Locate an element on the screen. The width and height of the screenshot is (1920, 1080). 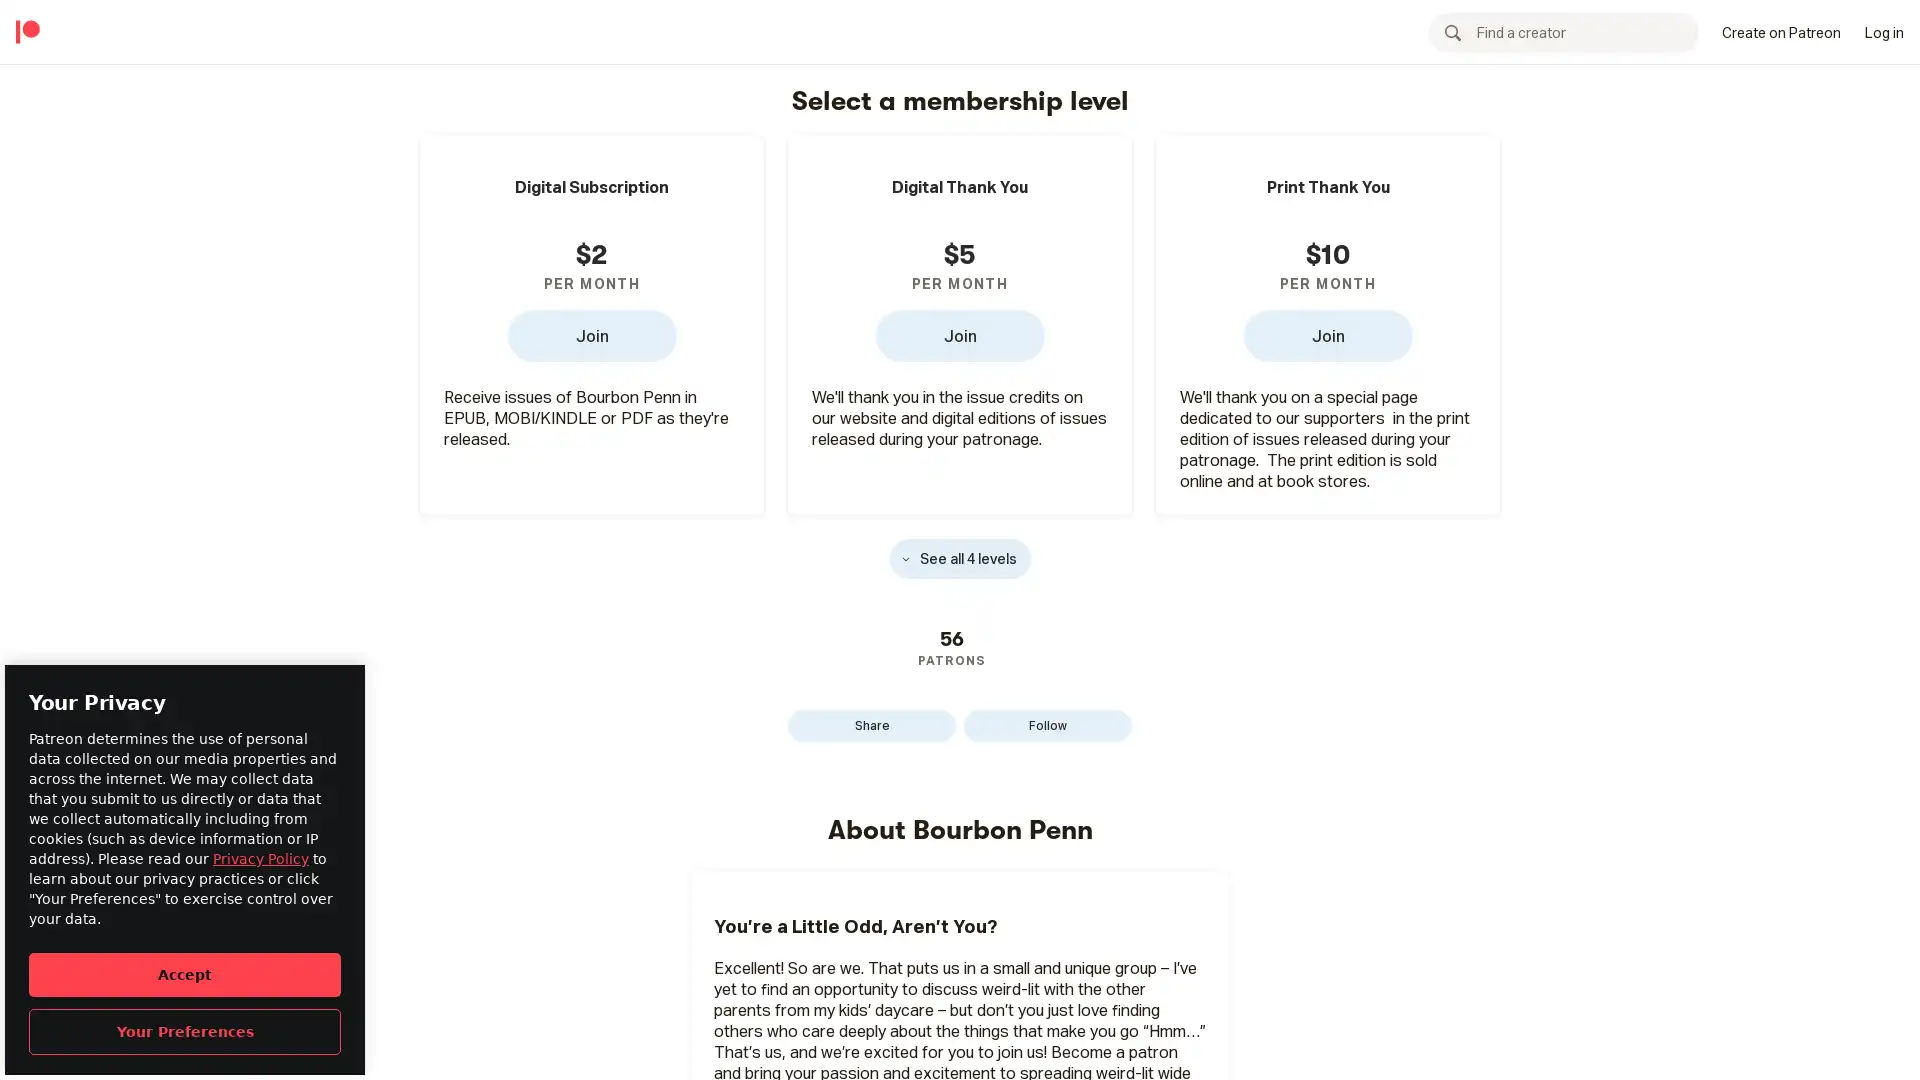
Accept is located at coordinates (185, 973).